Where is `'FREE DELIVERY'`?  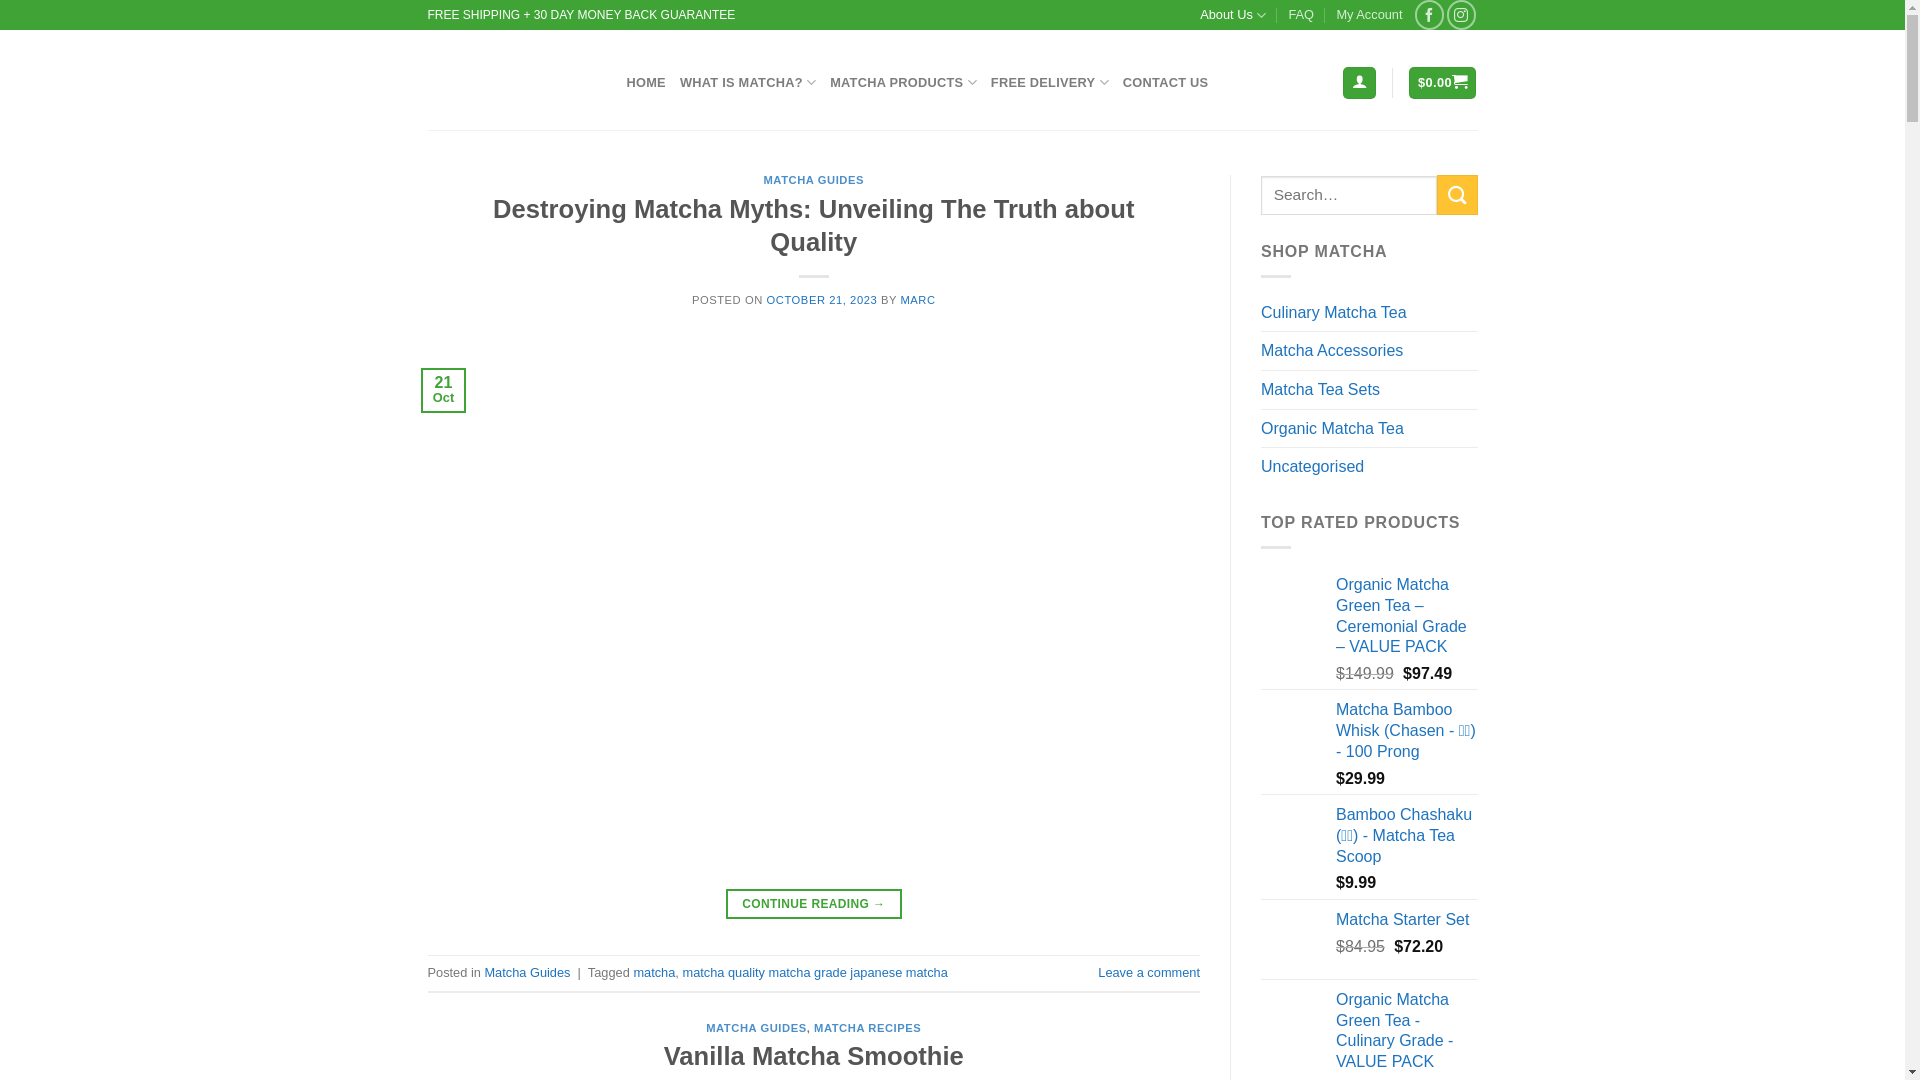 'FREE DELIVERY' is located at coordinates (1049, 81).